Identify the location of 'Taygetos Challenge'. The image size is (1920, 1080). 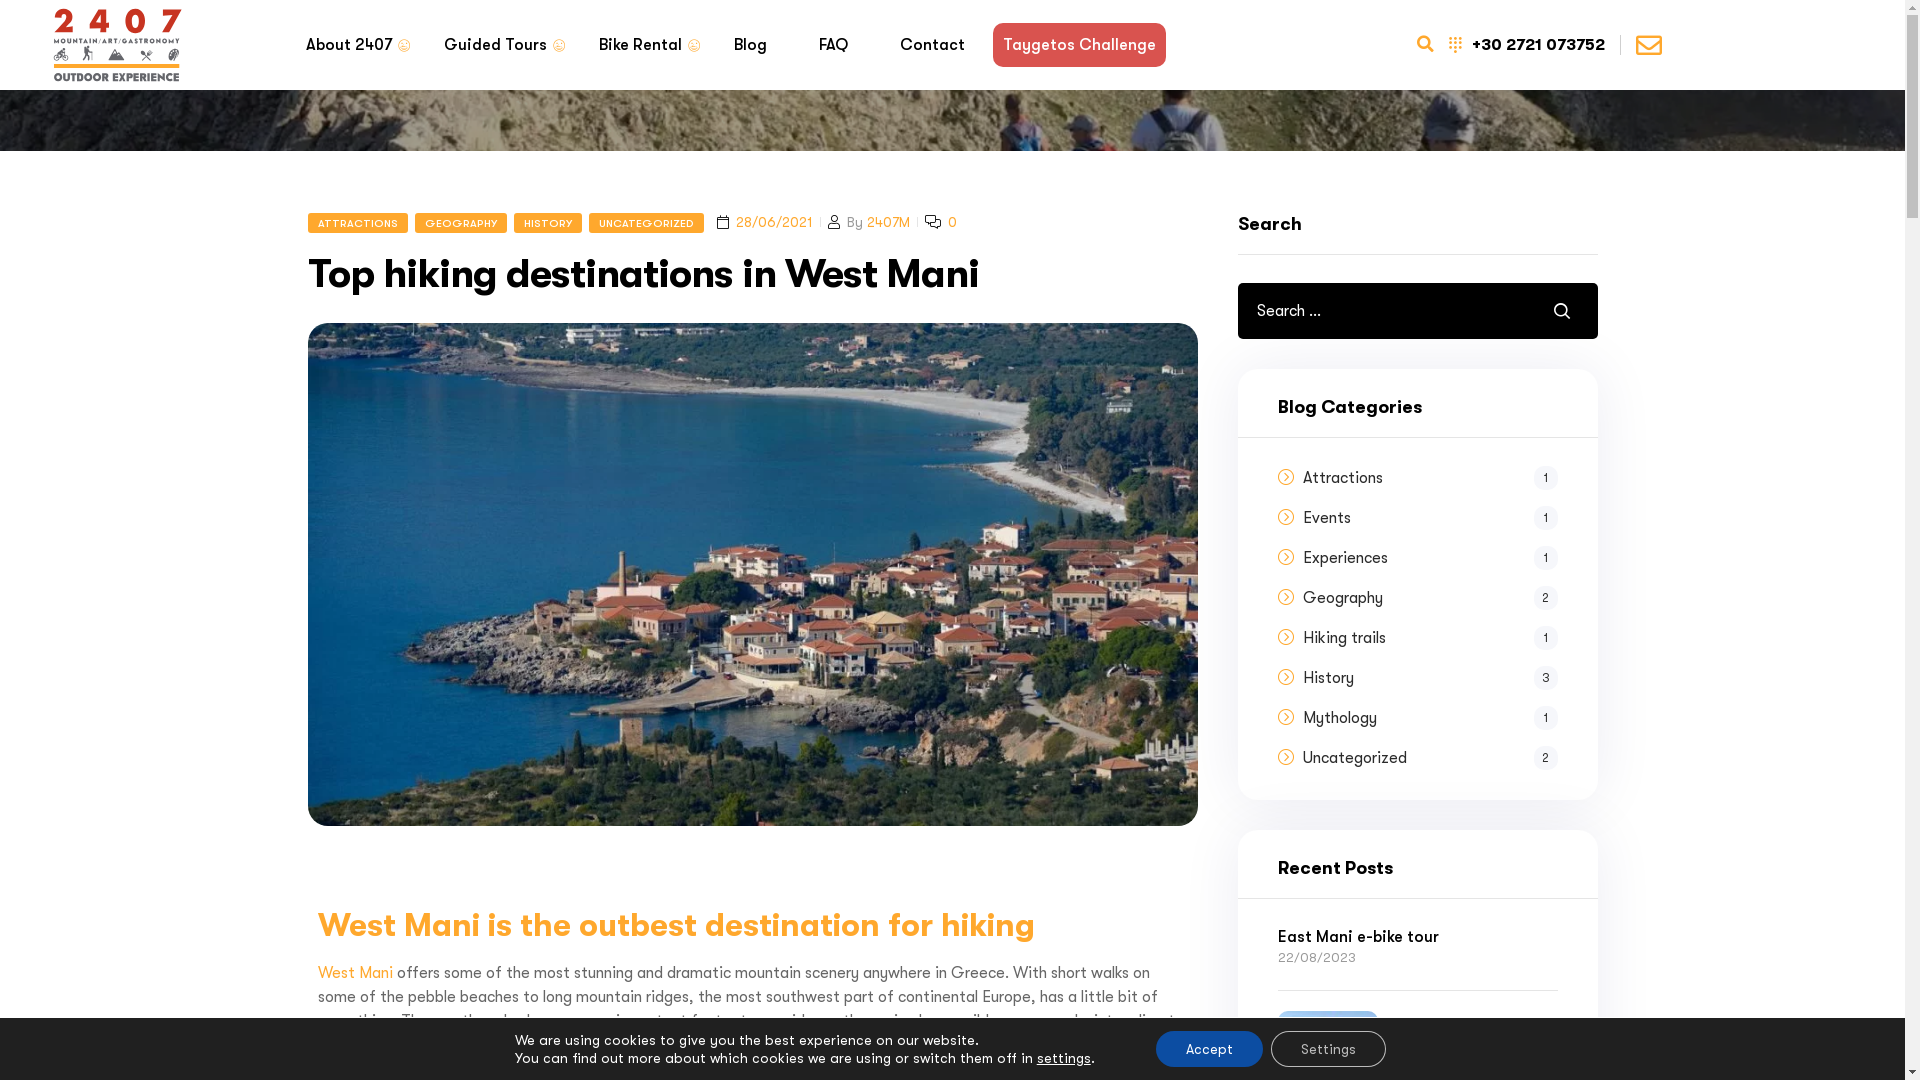
(1077, 45).